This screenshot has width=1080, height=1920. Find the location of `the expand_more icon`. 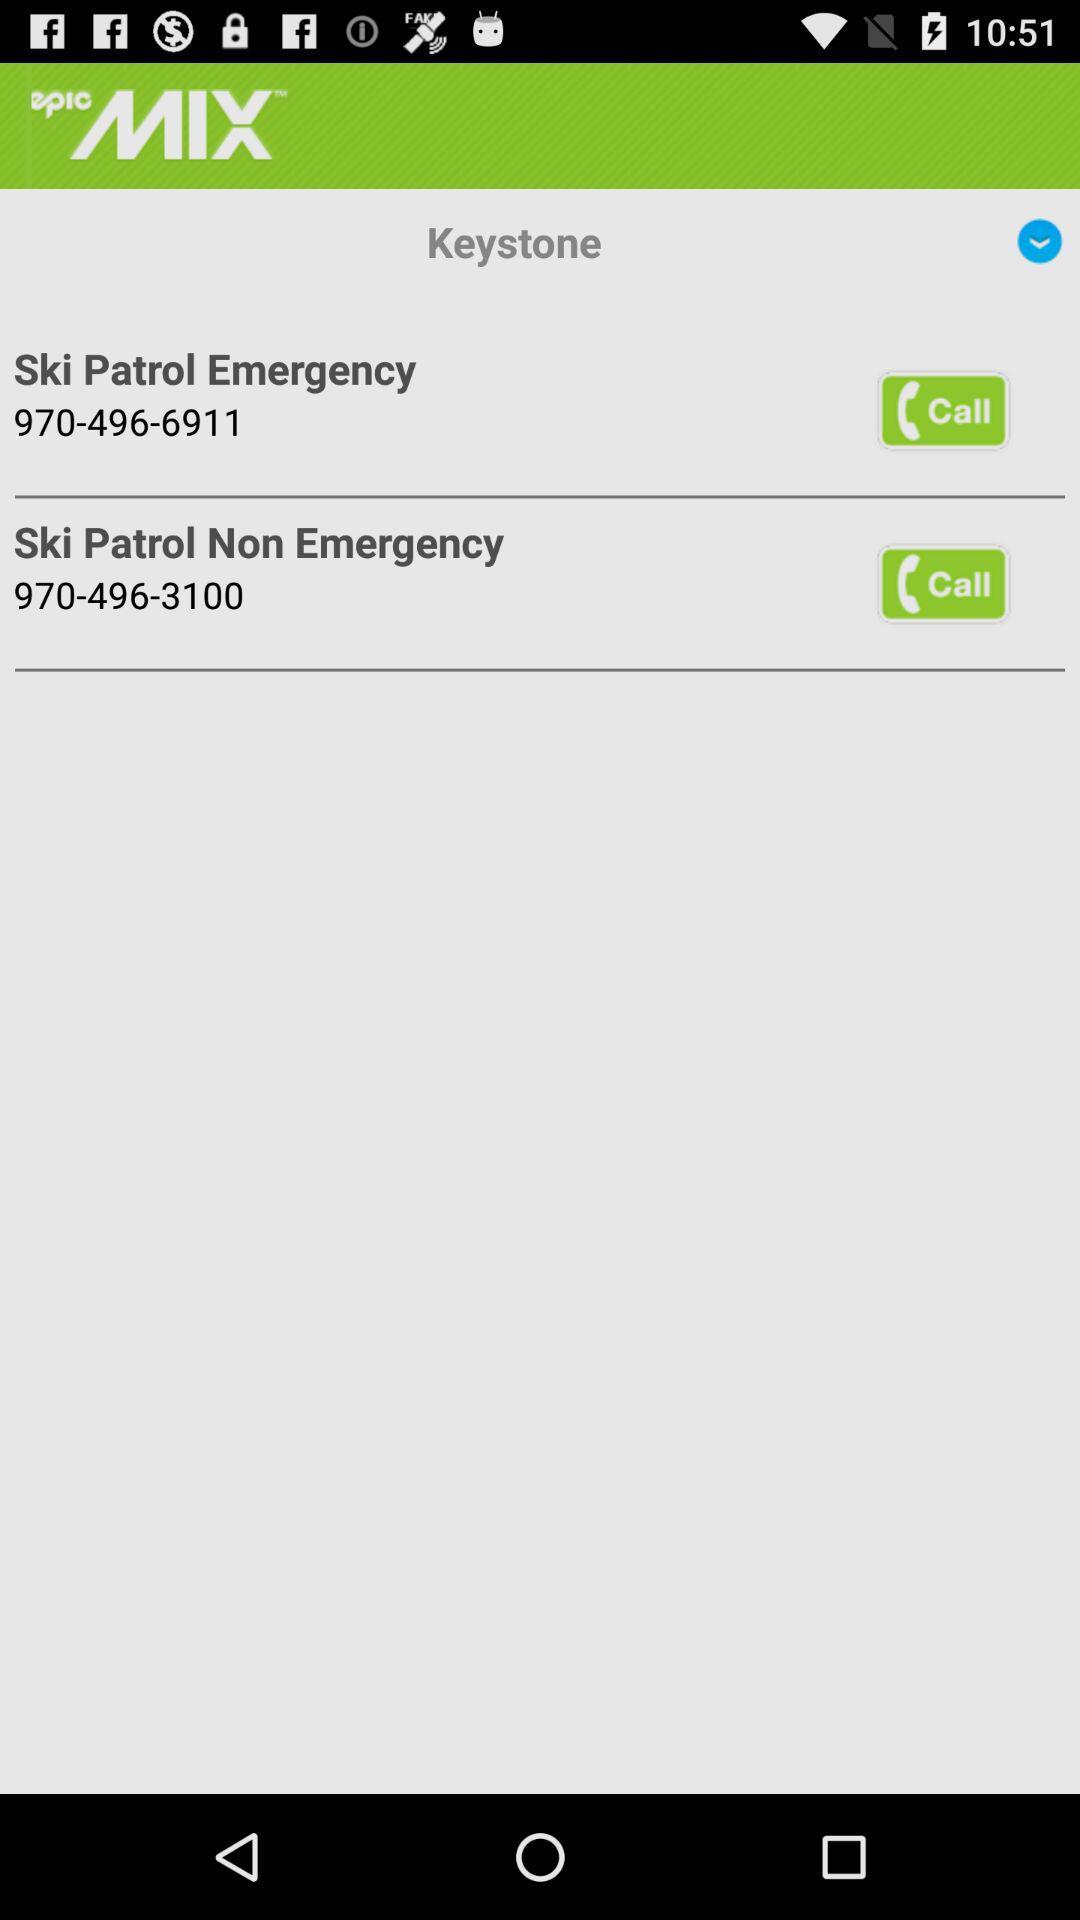

the expand_more icon is located at coordinates (1039, 257).